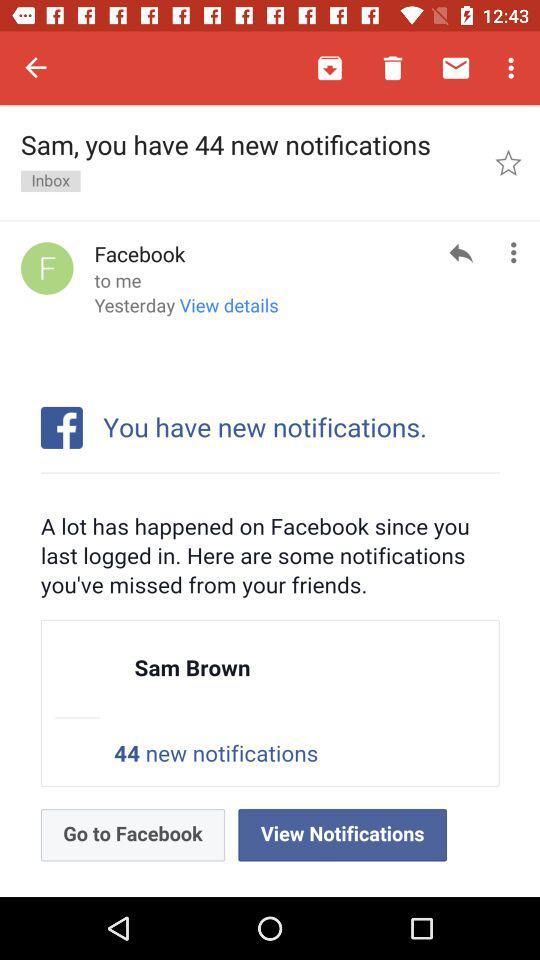 This screenshot has width=540, height=960. What do you see at coordinates (461, 251) in the screenshot?
I see `item to the right of yesterday view details item` at bounding box center [461, 251].